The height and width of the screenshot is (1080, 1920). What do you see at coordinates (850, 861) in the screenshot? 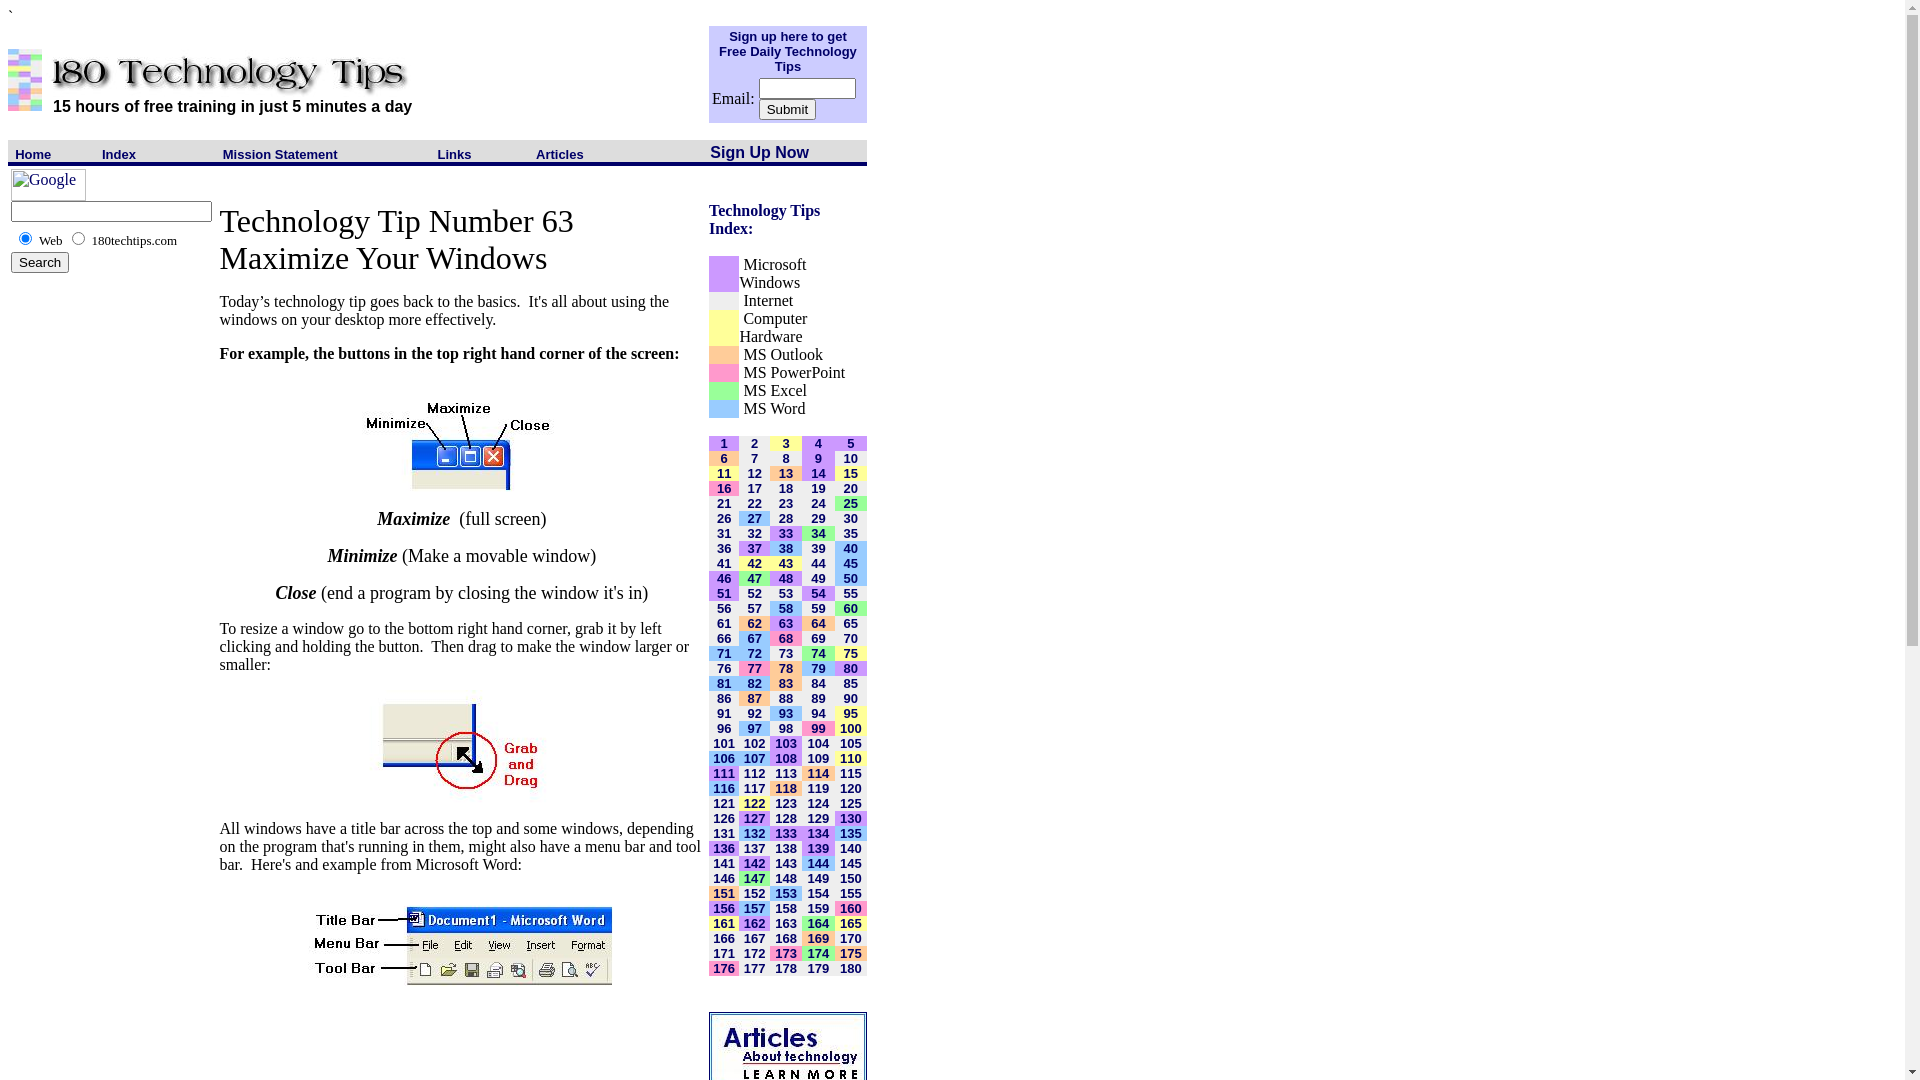
I see `'145'` at bounding box center [850, 861].